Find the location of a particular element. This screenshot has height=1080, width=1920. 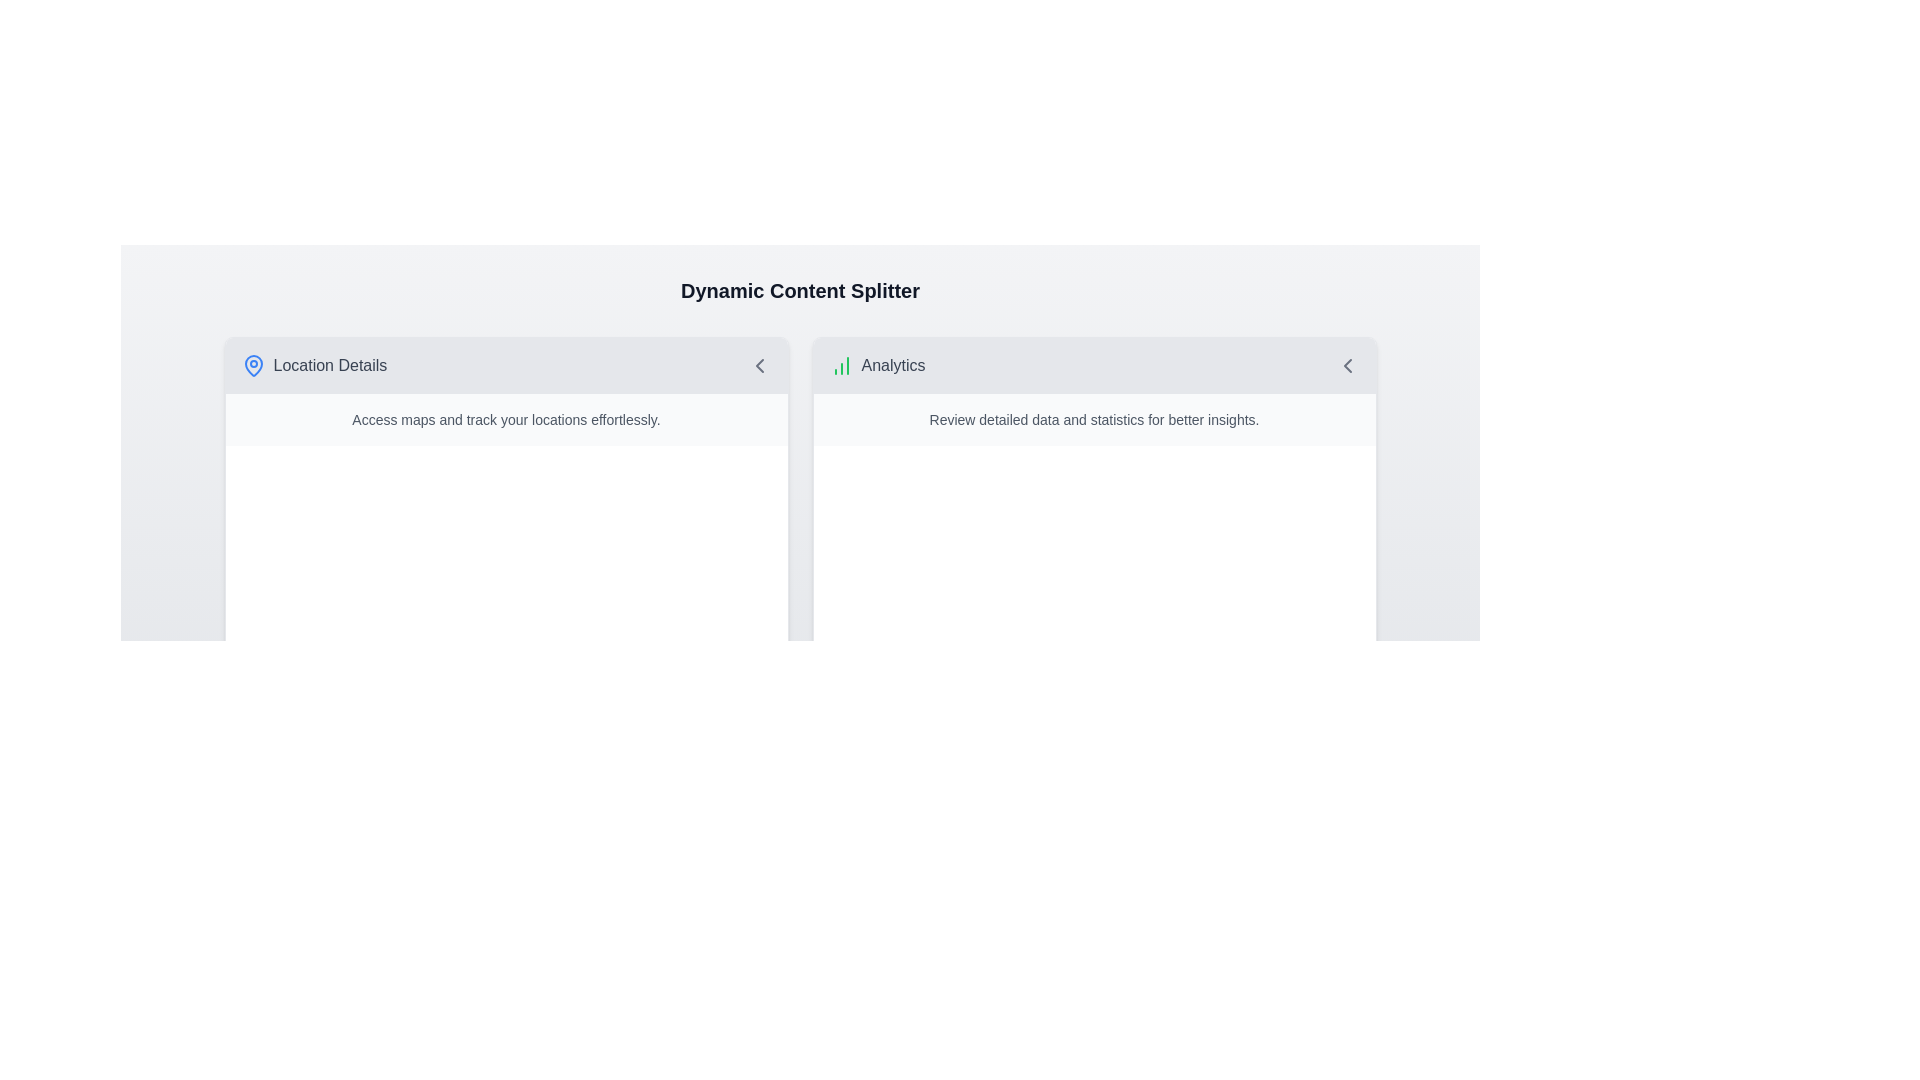

the leftward gray chevron icon located on the far right of the 'Location Details' section is located at coordinates (758, 366).